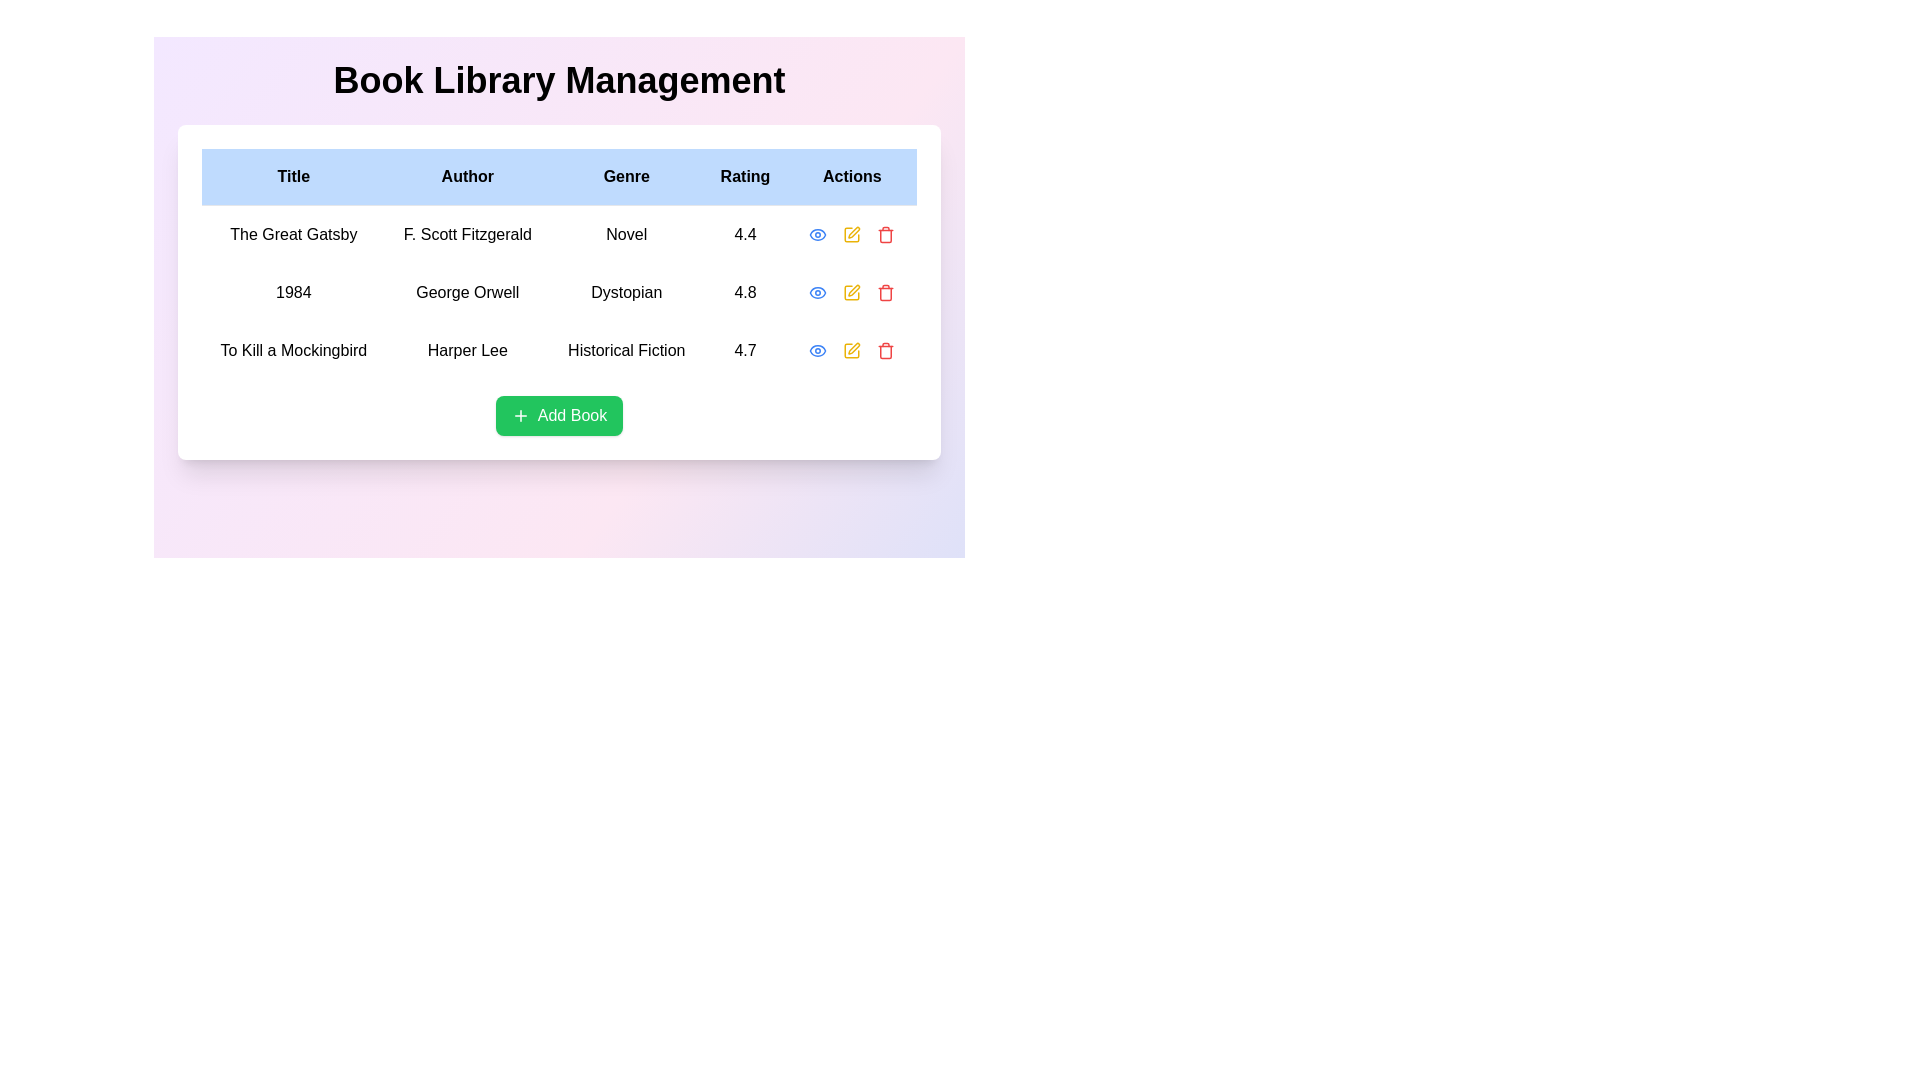 The image size is (1920, 1080). I want to click on the trash can icon button in the Actions column of the second row in the table for the book '1984' by George Orwell, so click(885, 293).